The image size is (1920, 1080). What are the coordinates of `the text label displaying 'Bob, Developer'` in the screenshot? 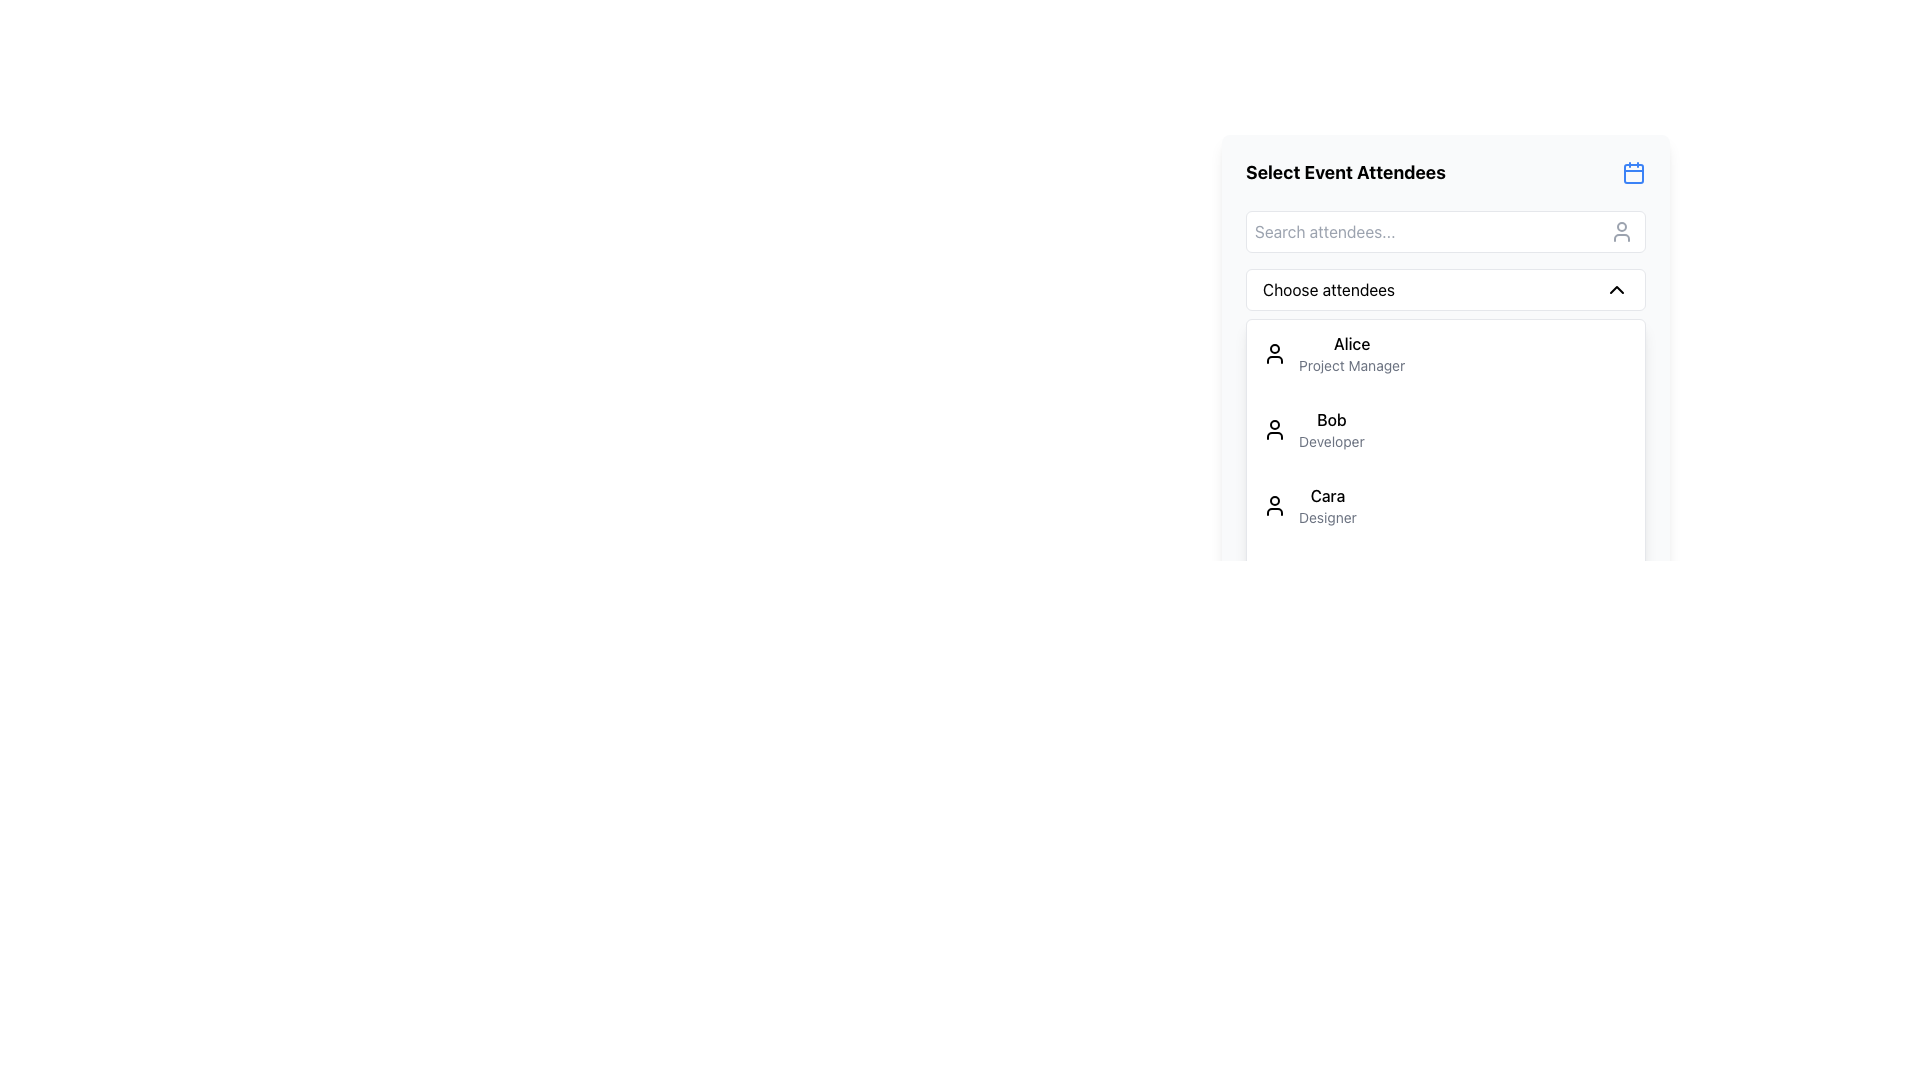 It's located at (1331, 428).